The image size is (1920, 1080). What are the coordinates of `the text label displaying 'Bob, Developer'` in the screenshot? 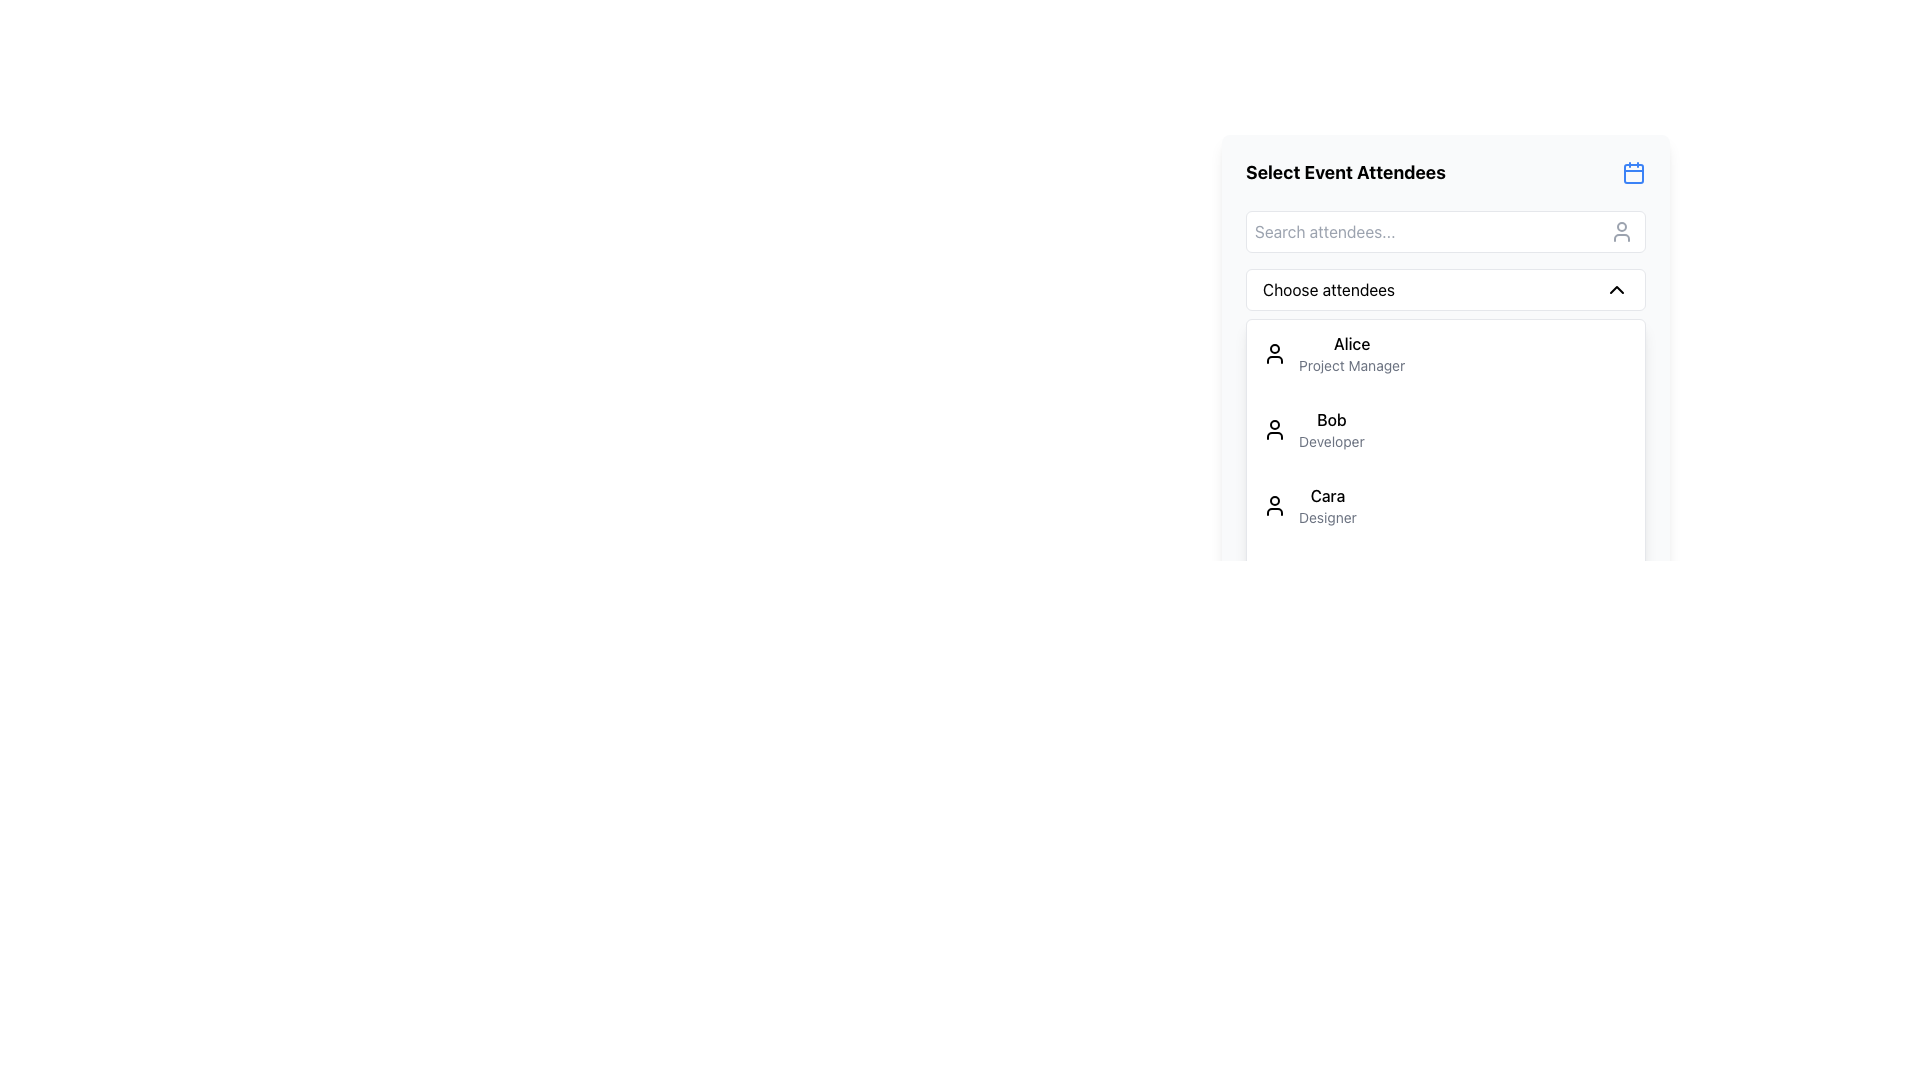 It's located at (1331, 428).